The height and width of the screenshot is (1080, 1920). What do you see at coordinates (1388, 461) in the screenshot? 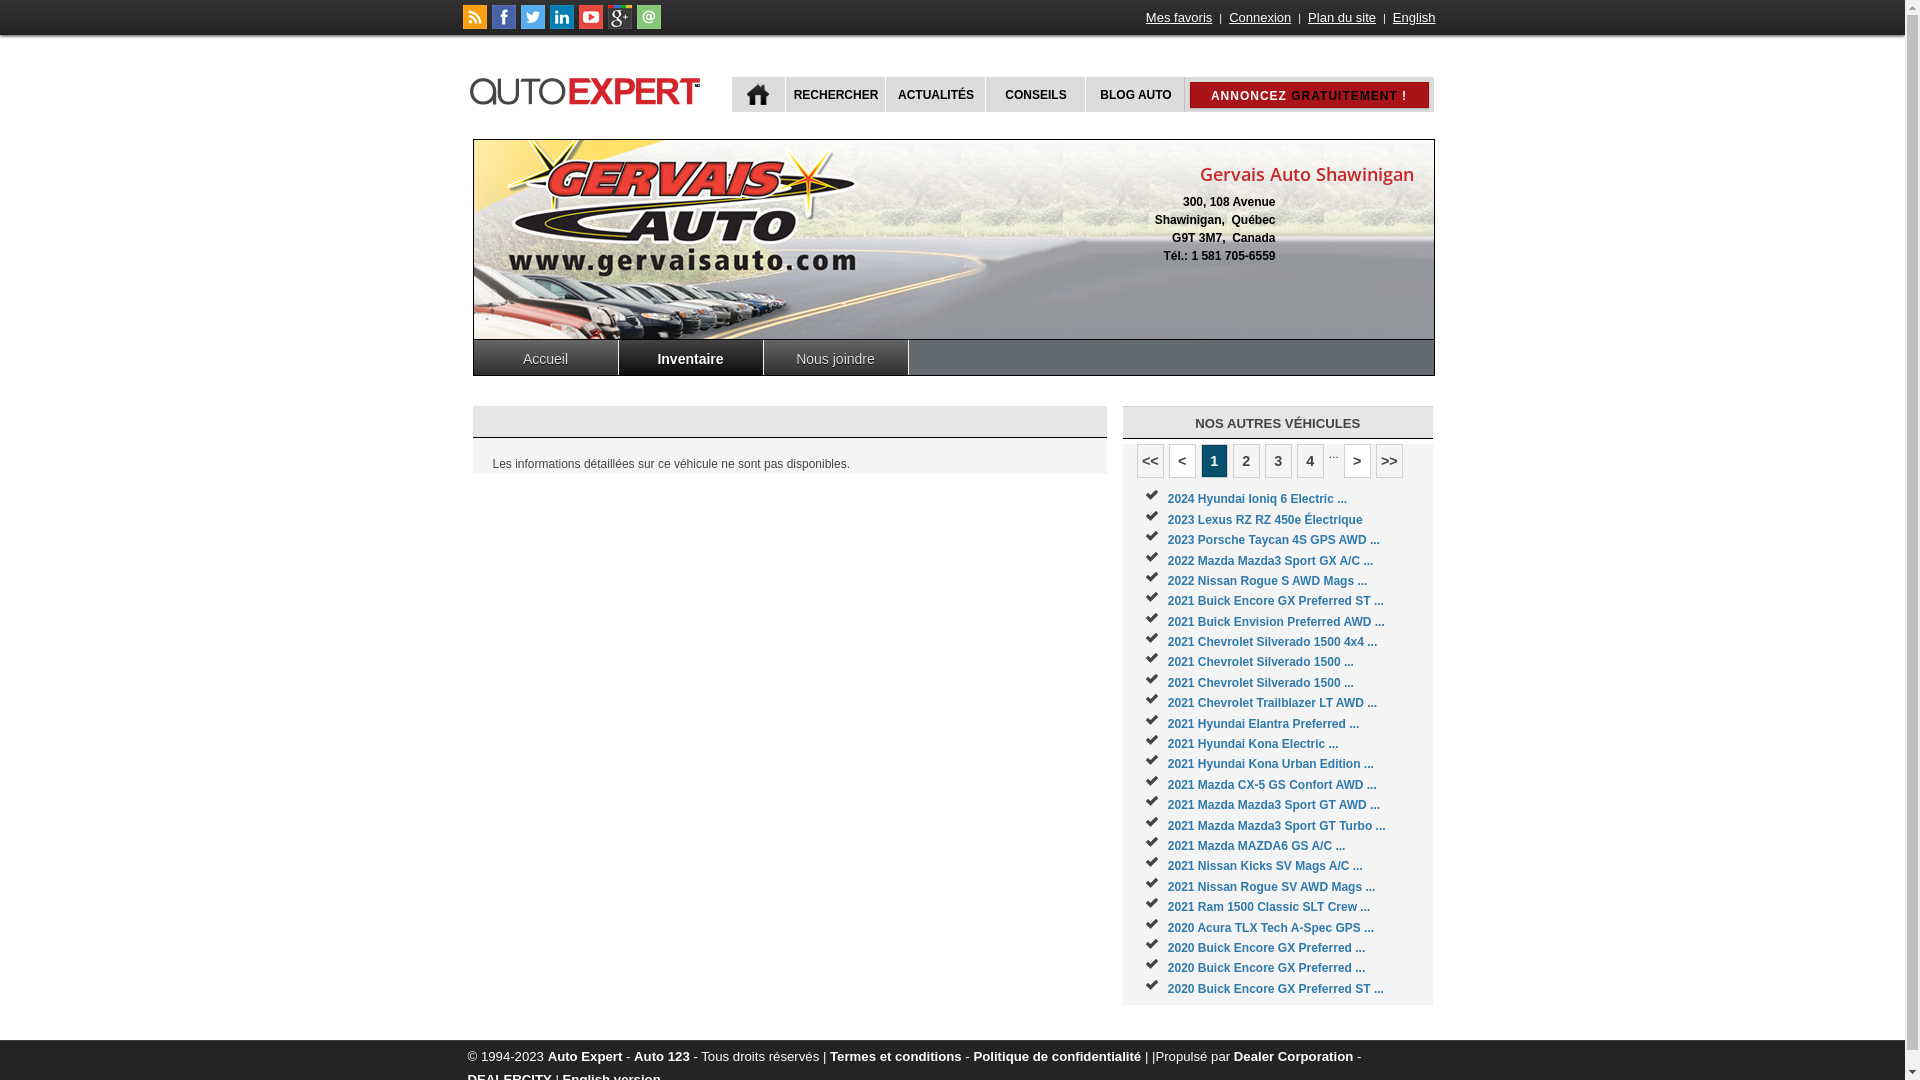
I see `'>>'` at bounding box center [1388, 461].